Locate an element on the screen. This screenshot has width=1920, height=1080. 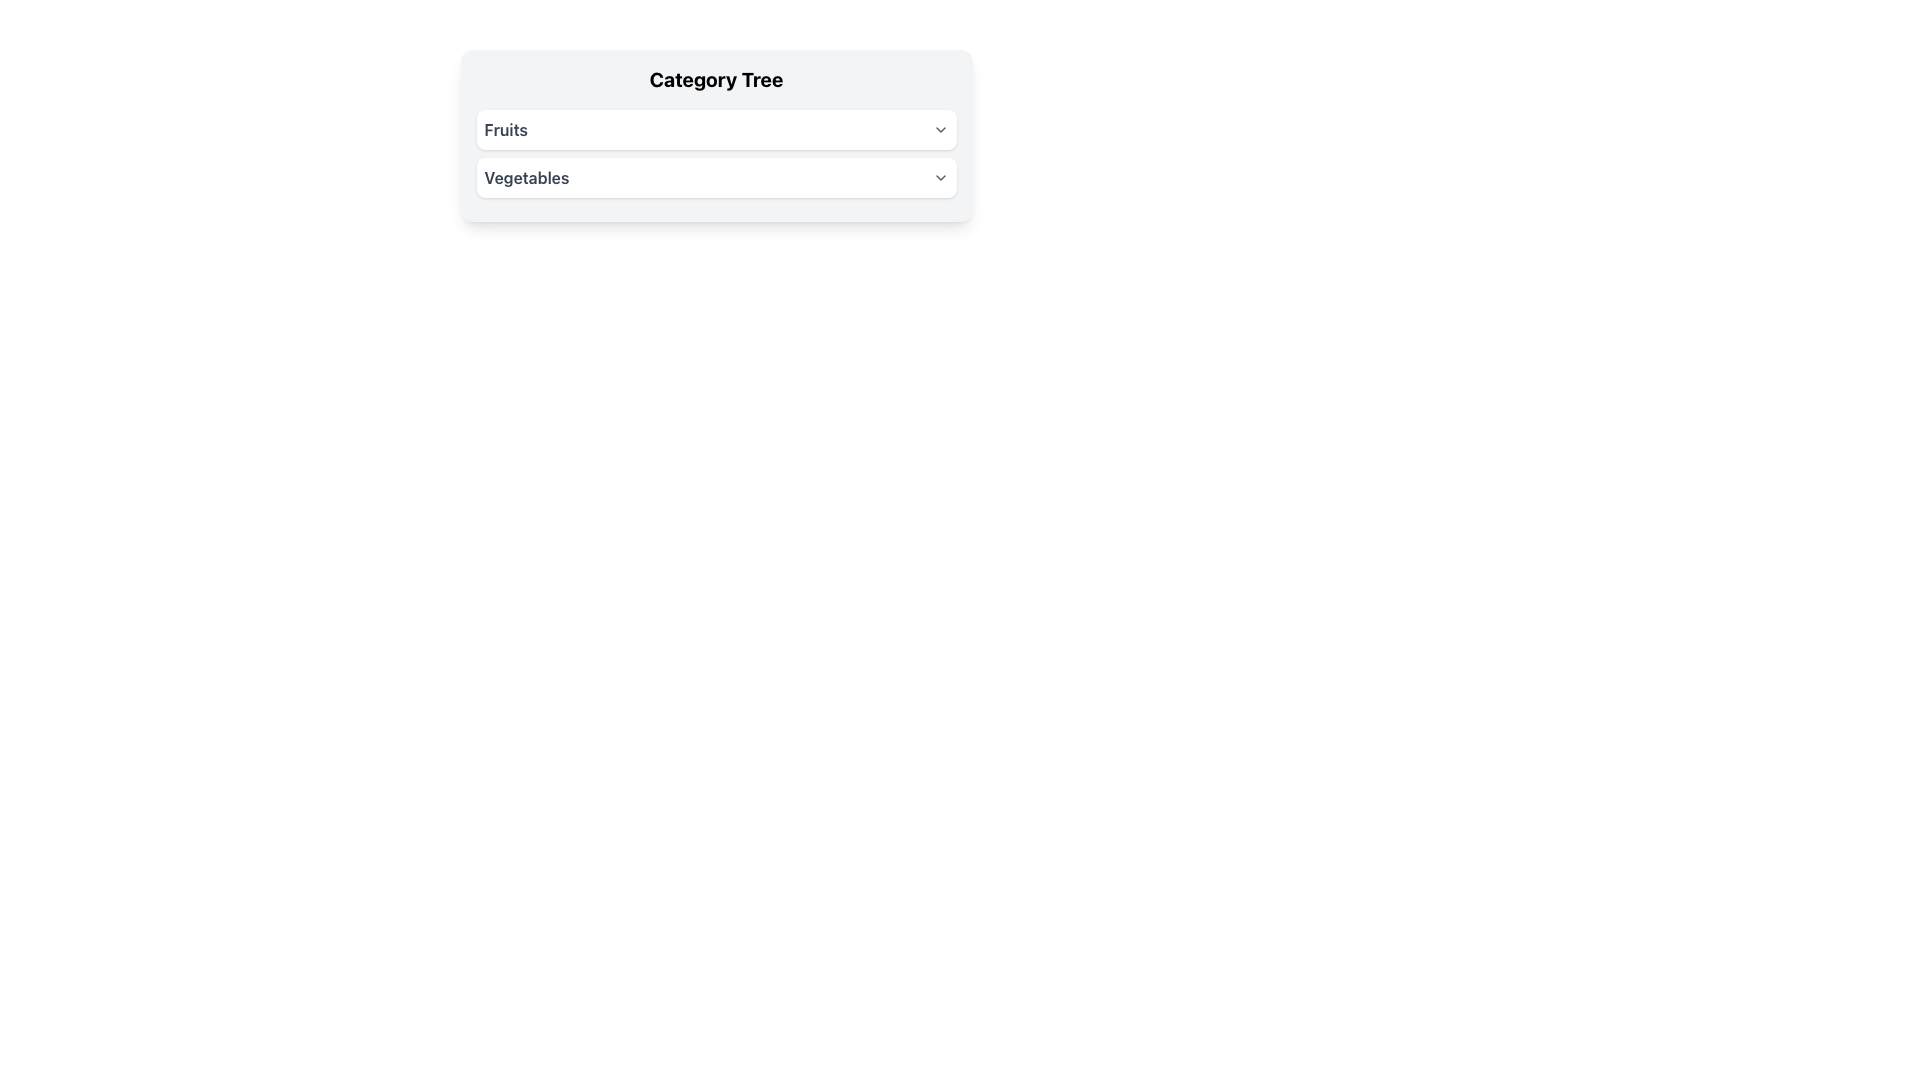
label text that describes the category of items, located within a selectable item in the list is located at coordinates (527, 176).